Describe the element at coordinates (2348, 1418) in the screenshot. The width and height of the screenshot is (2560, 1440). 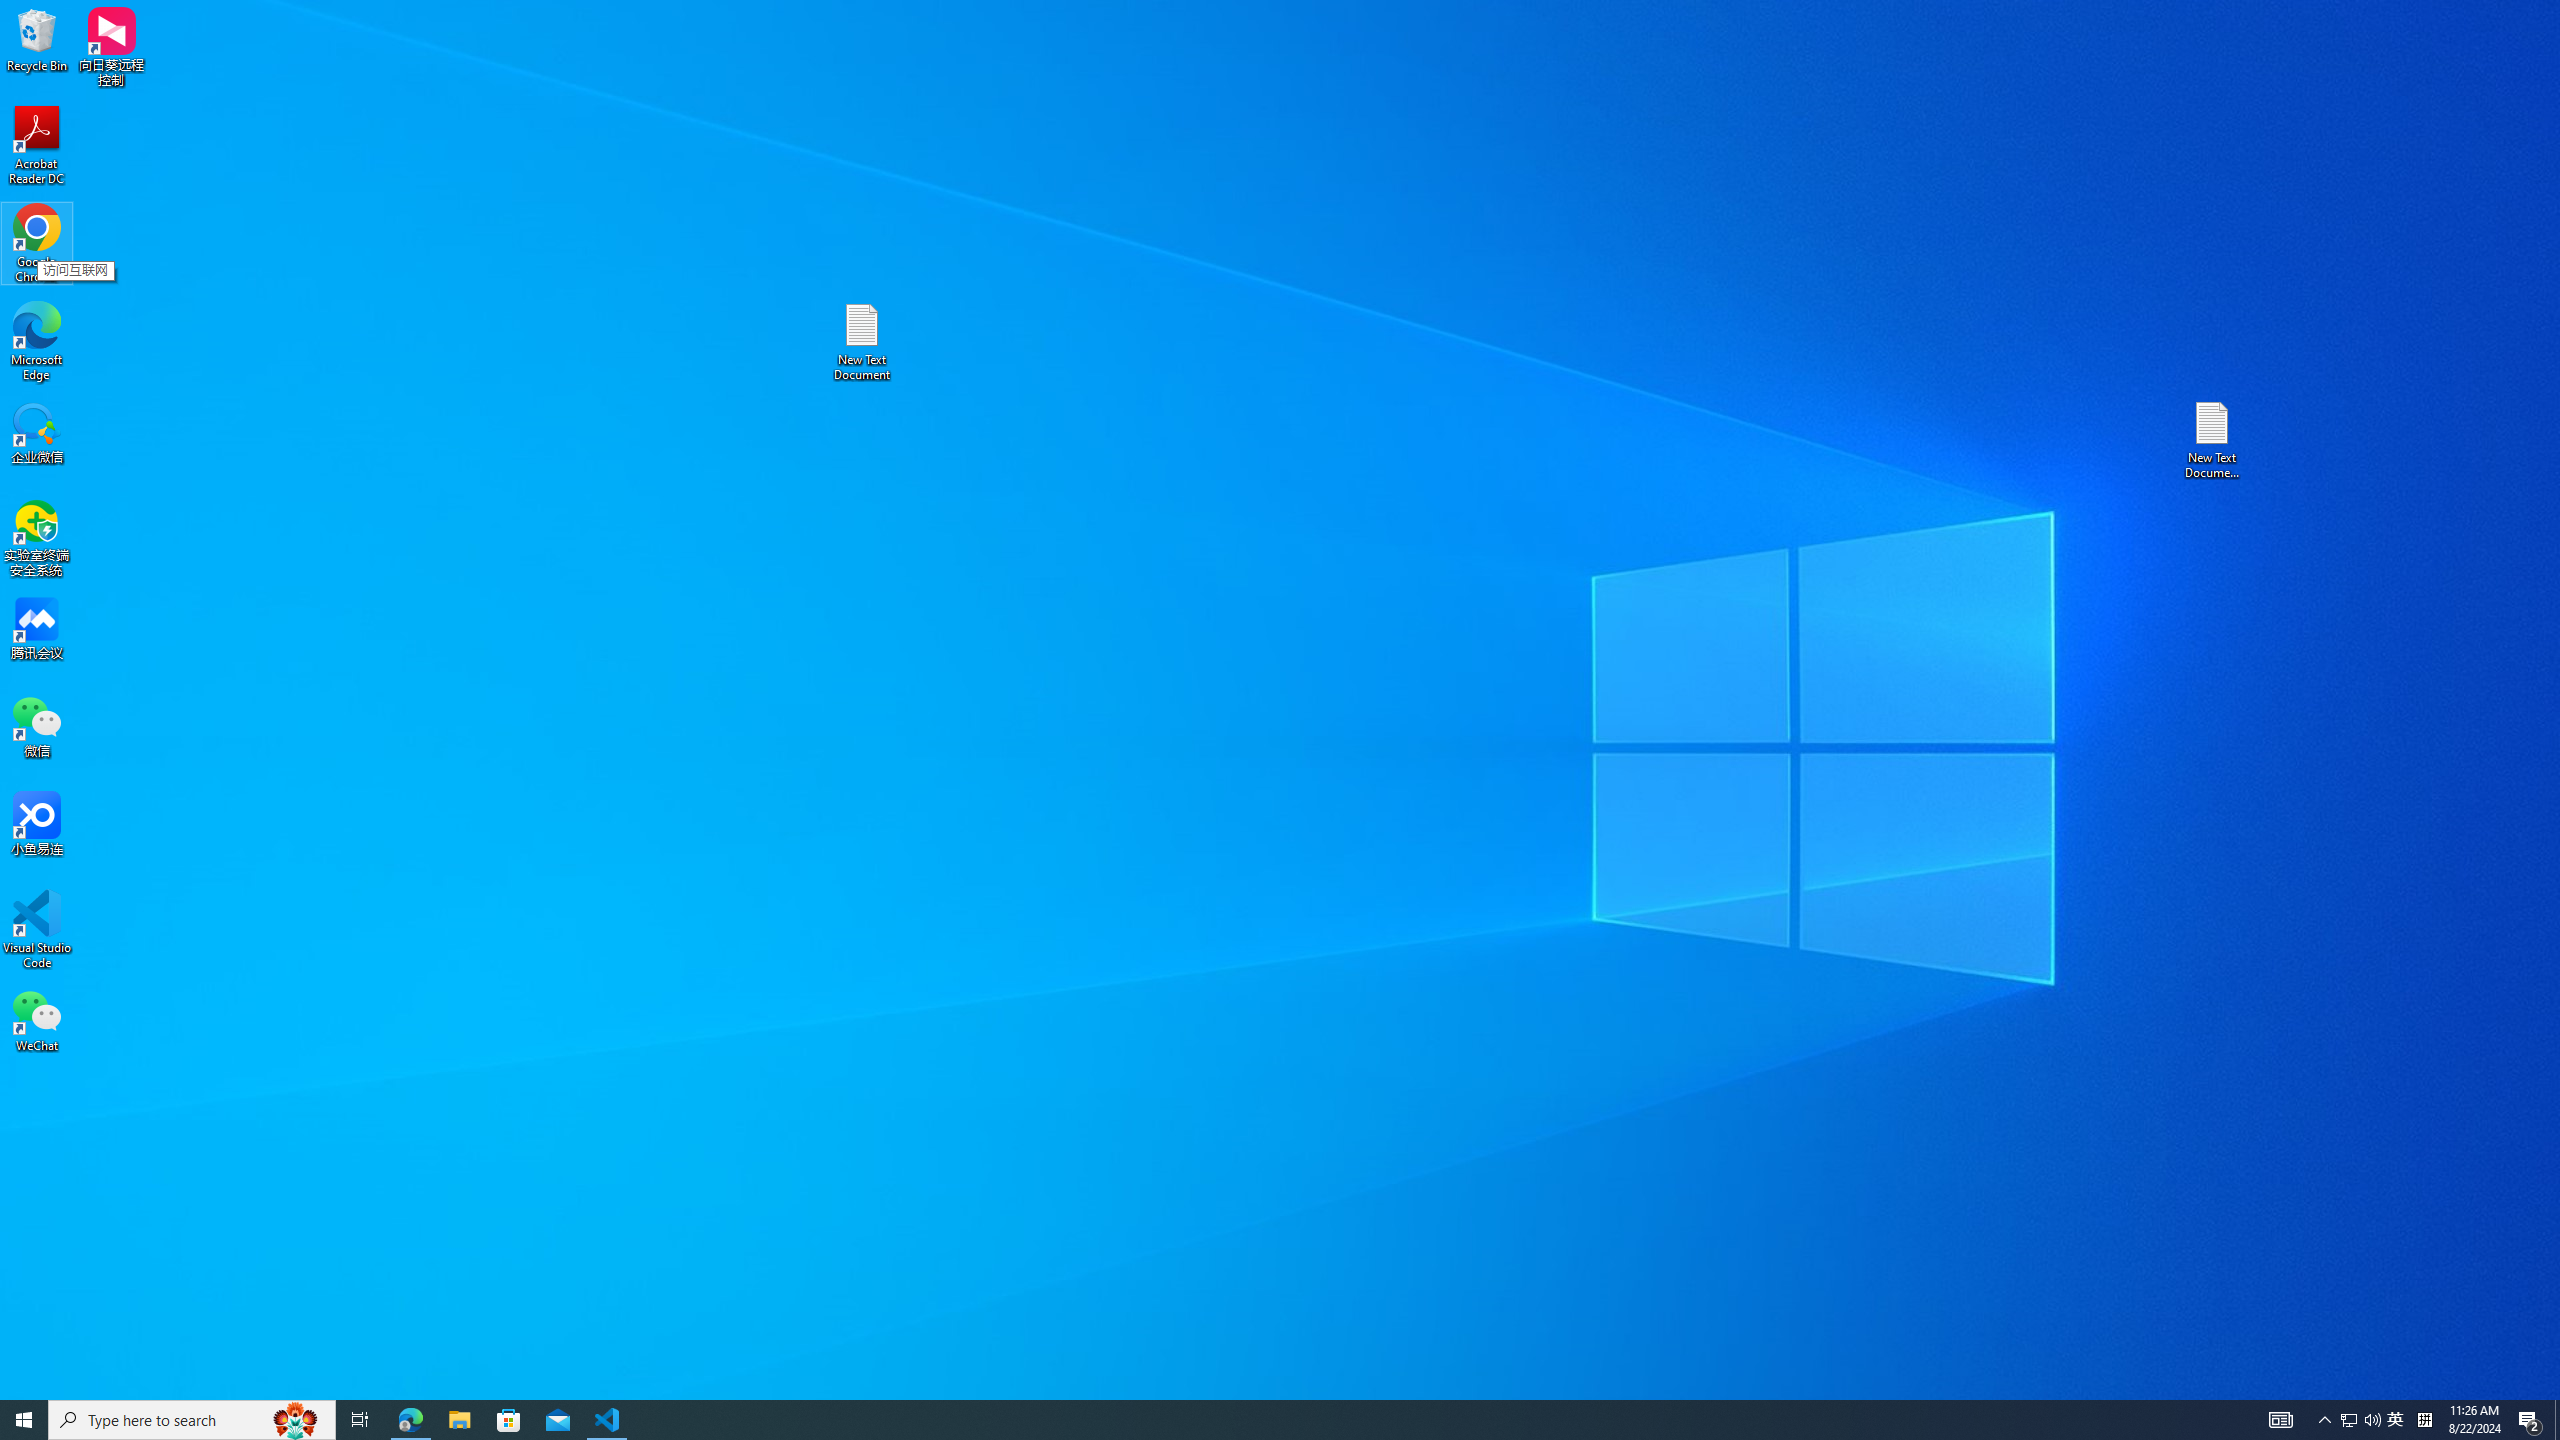
I see `'Tray Input Indicator - Chinese (Simplified, China)'` at that location.